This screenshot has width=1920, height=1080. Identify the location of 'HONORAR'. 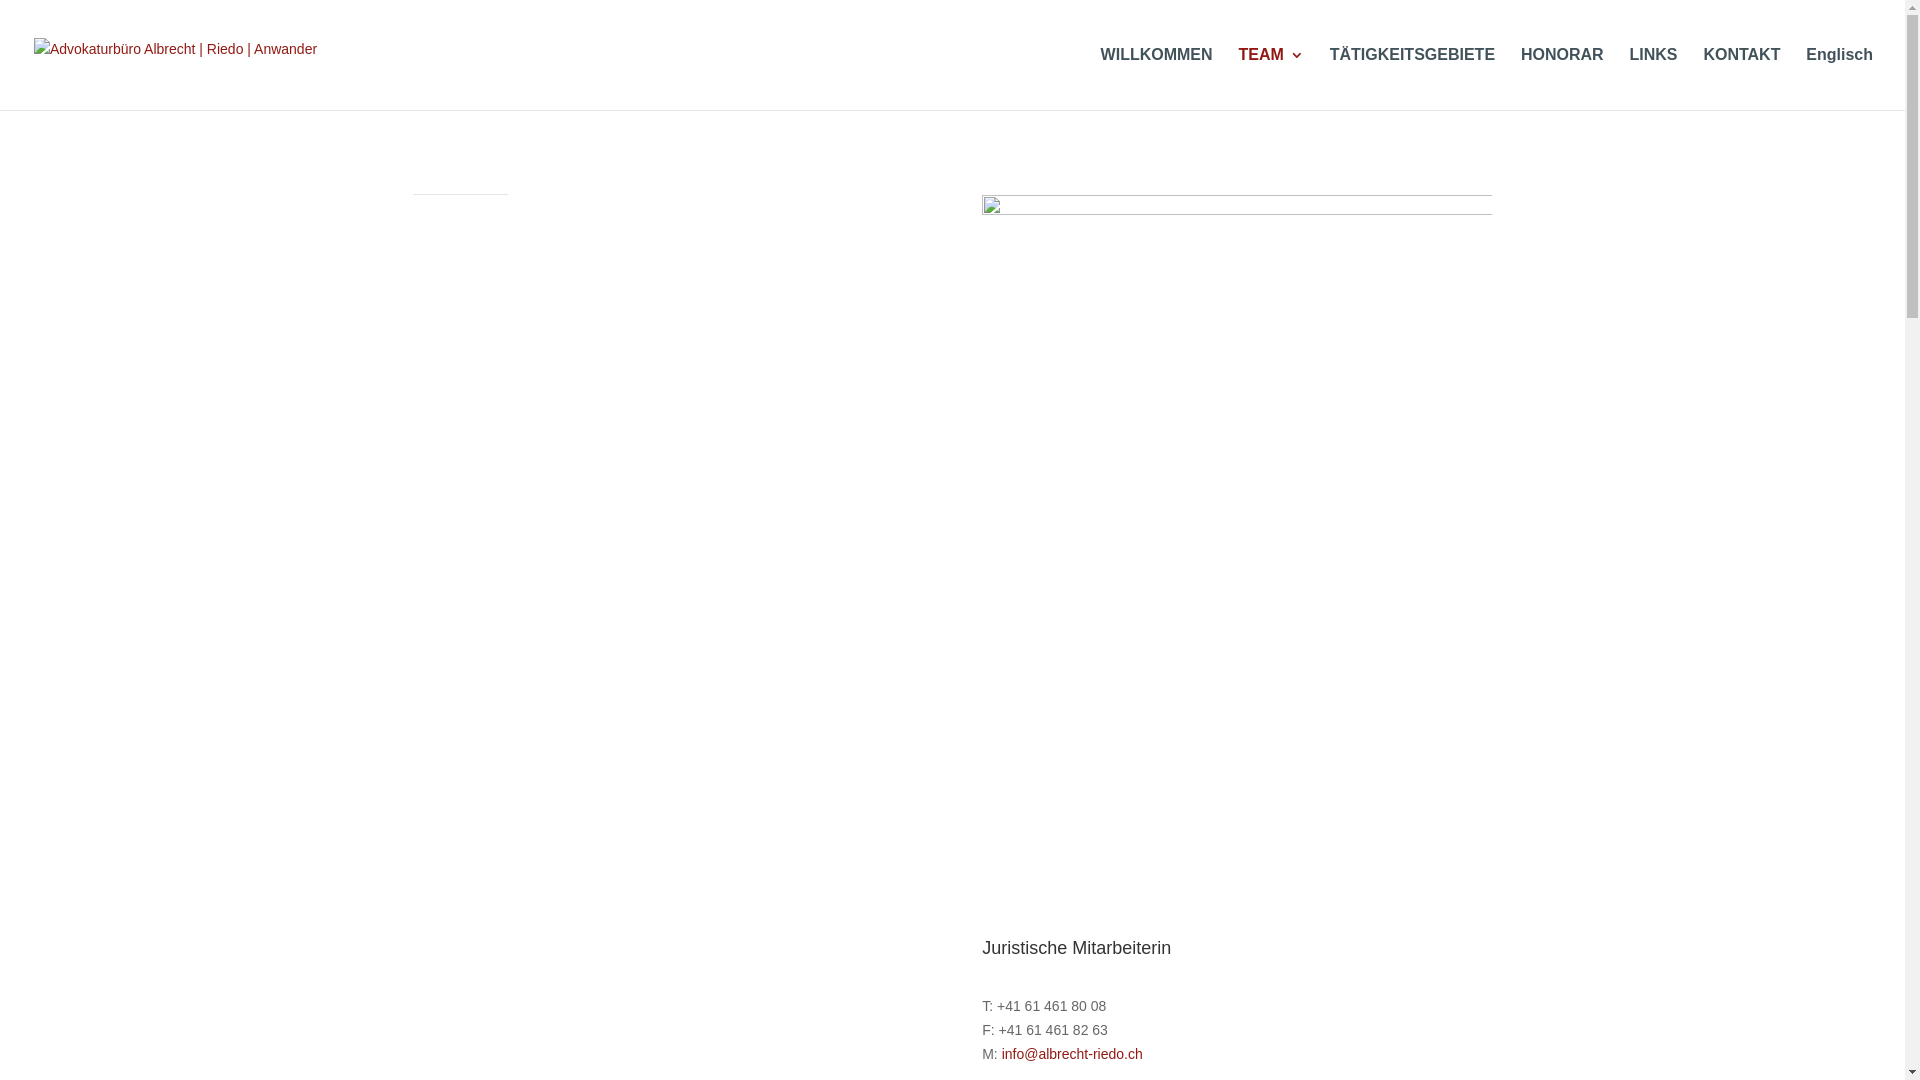
(1561, 77).